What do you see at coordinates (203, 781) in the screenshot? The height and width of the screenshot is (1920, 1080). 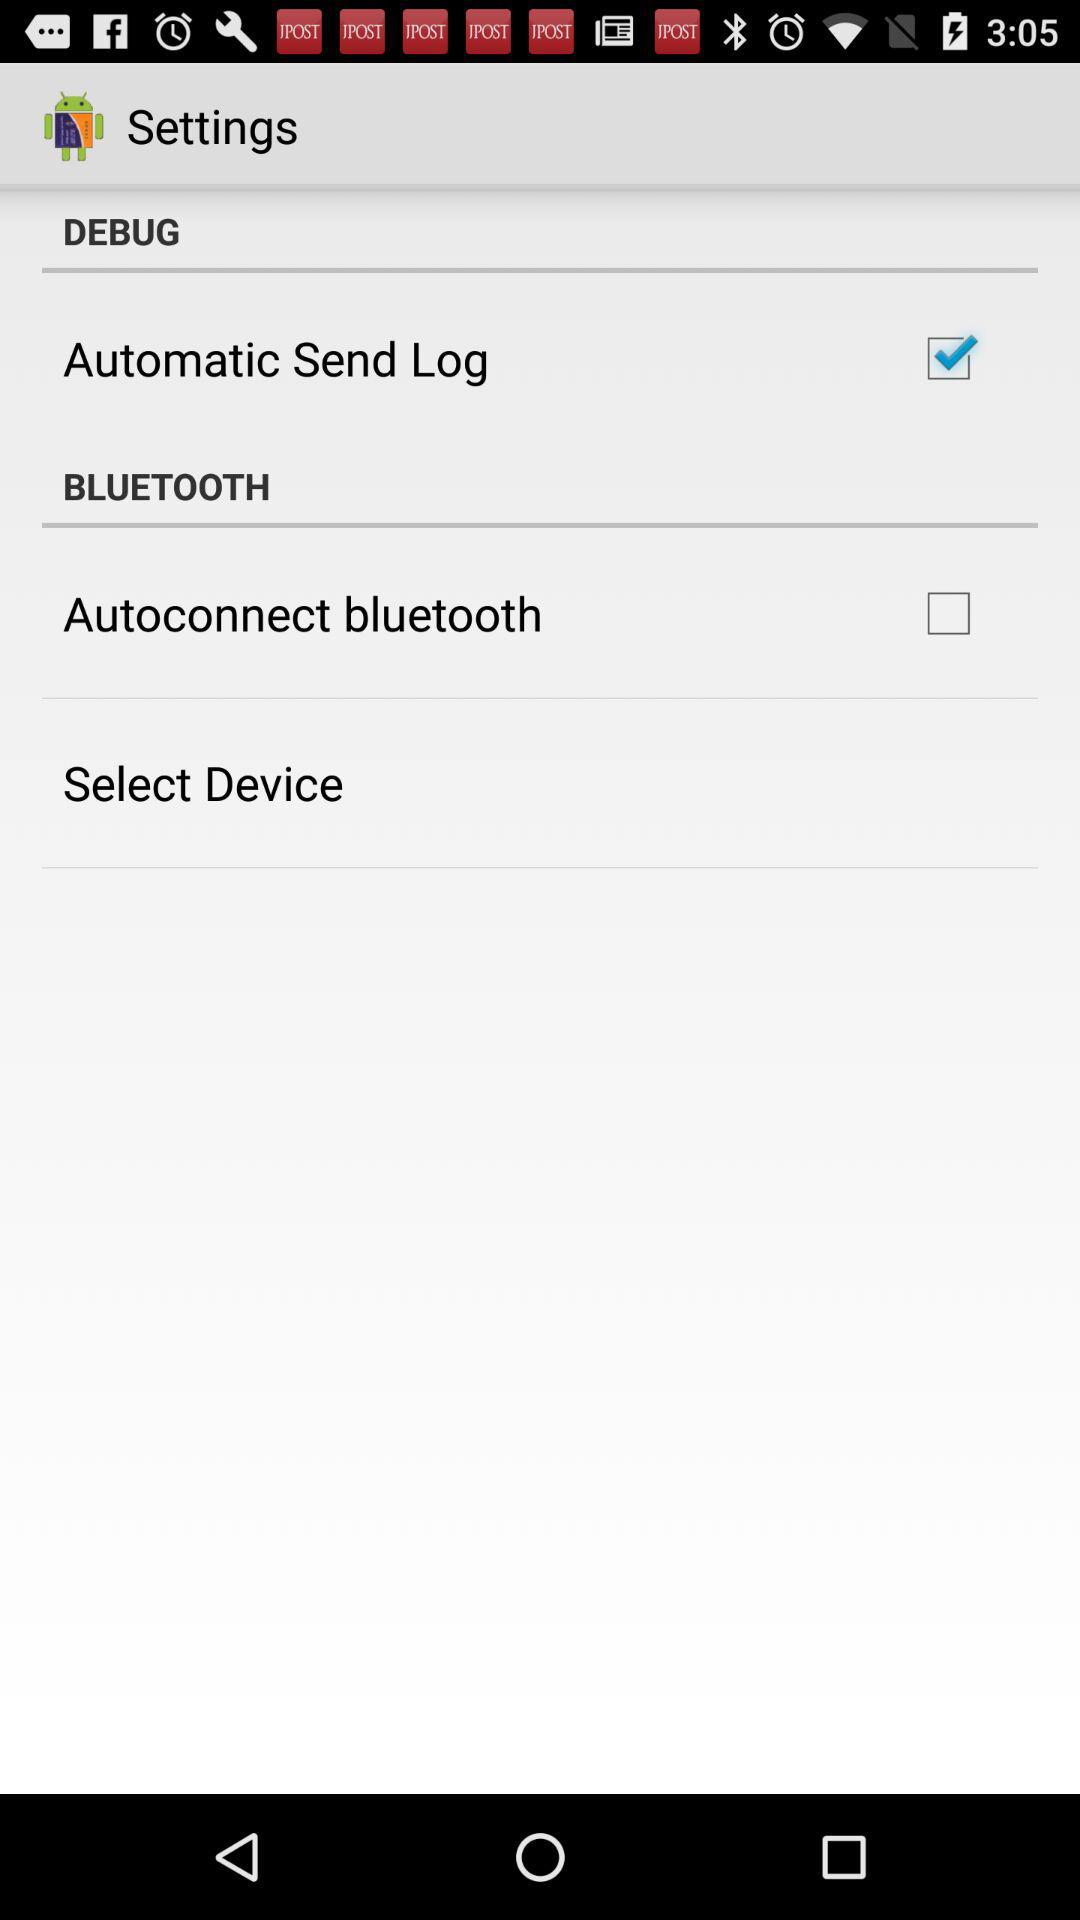 I see `select device app` at bounding box center [203, 781].